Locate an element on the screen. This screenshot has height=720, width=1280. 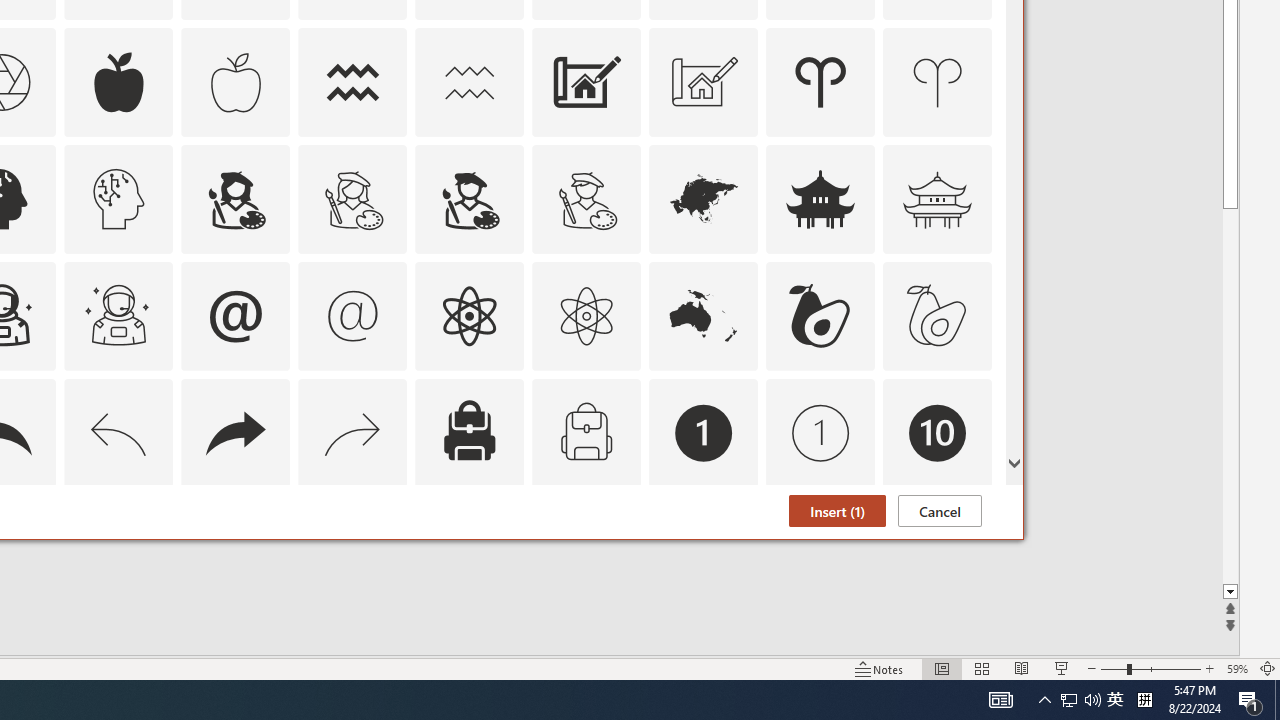
'AutomationID: Icons_Atom' is located at coordinates (468, 315).